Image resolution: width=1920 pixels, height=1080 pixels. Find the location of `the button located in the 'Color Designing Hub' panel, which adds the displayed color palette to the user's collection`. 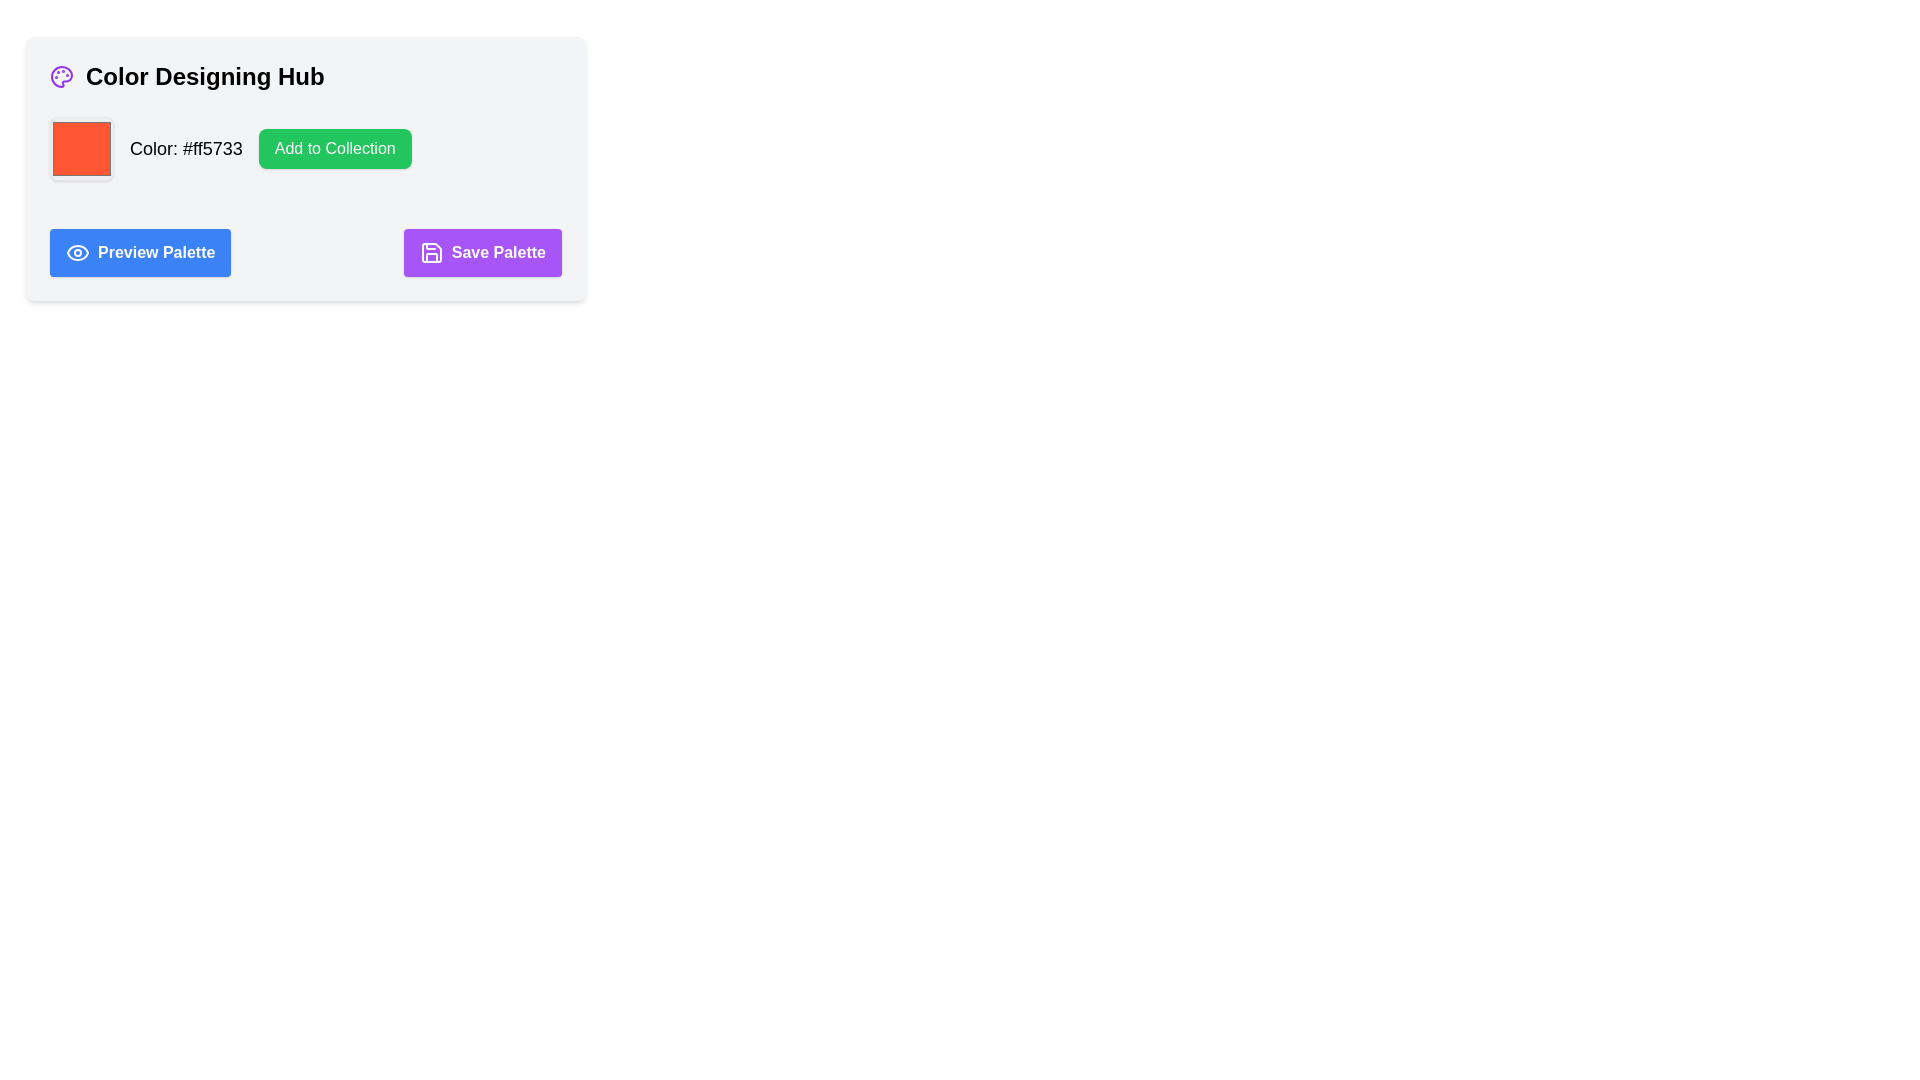

the button located in the 'Color Designing Hub' panel, which adds the displayed color palette to the user's collection is located at coordinates (305, 168).